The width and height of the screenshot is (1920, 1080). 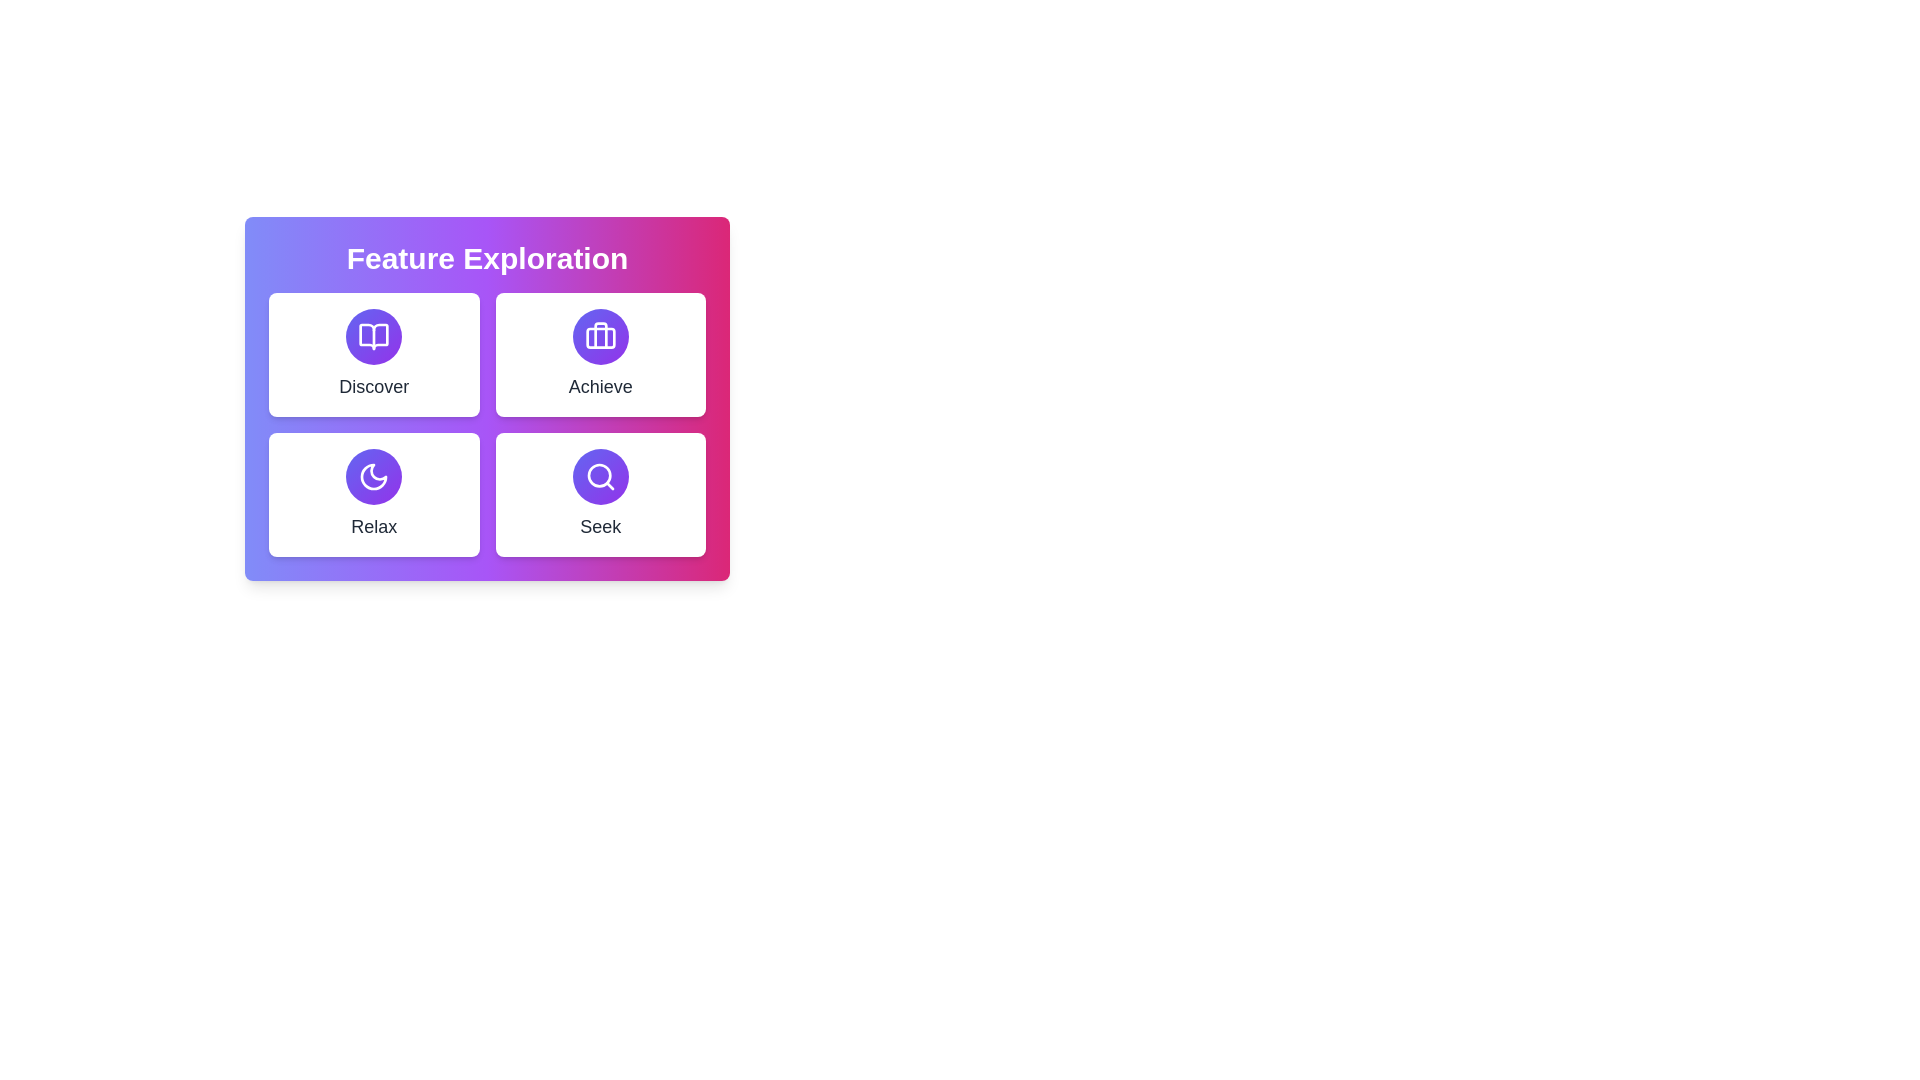 I want to click on the 'Achieve' icon, which is located at the top-right of the 2x2 grid layout under the 'Feature Exploration' heading, so click(x=599, y=335).